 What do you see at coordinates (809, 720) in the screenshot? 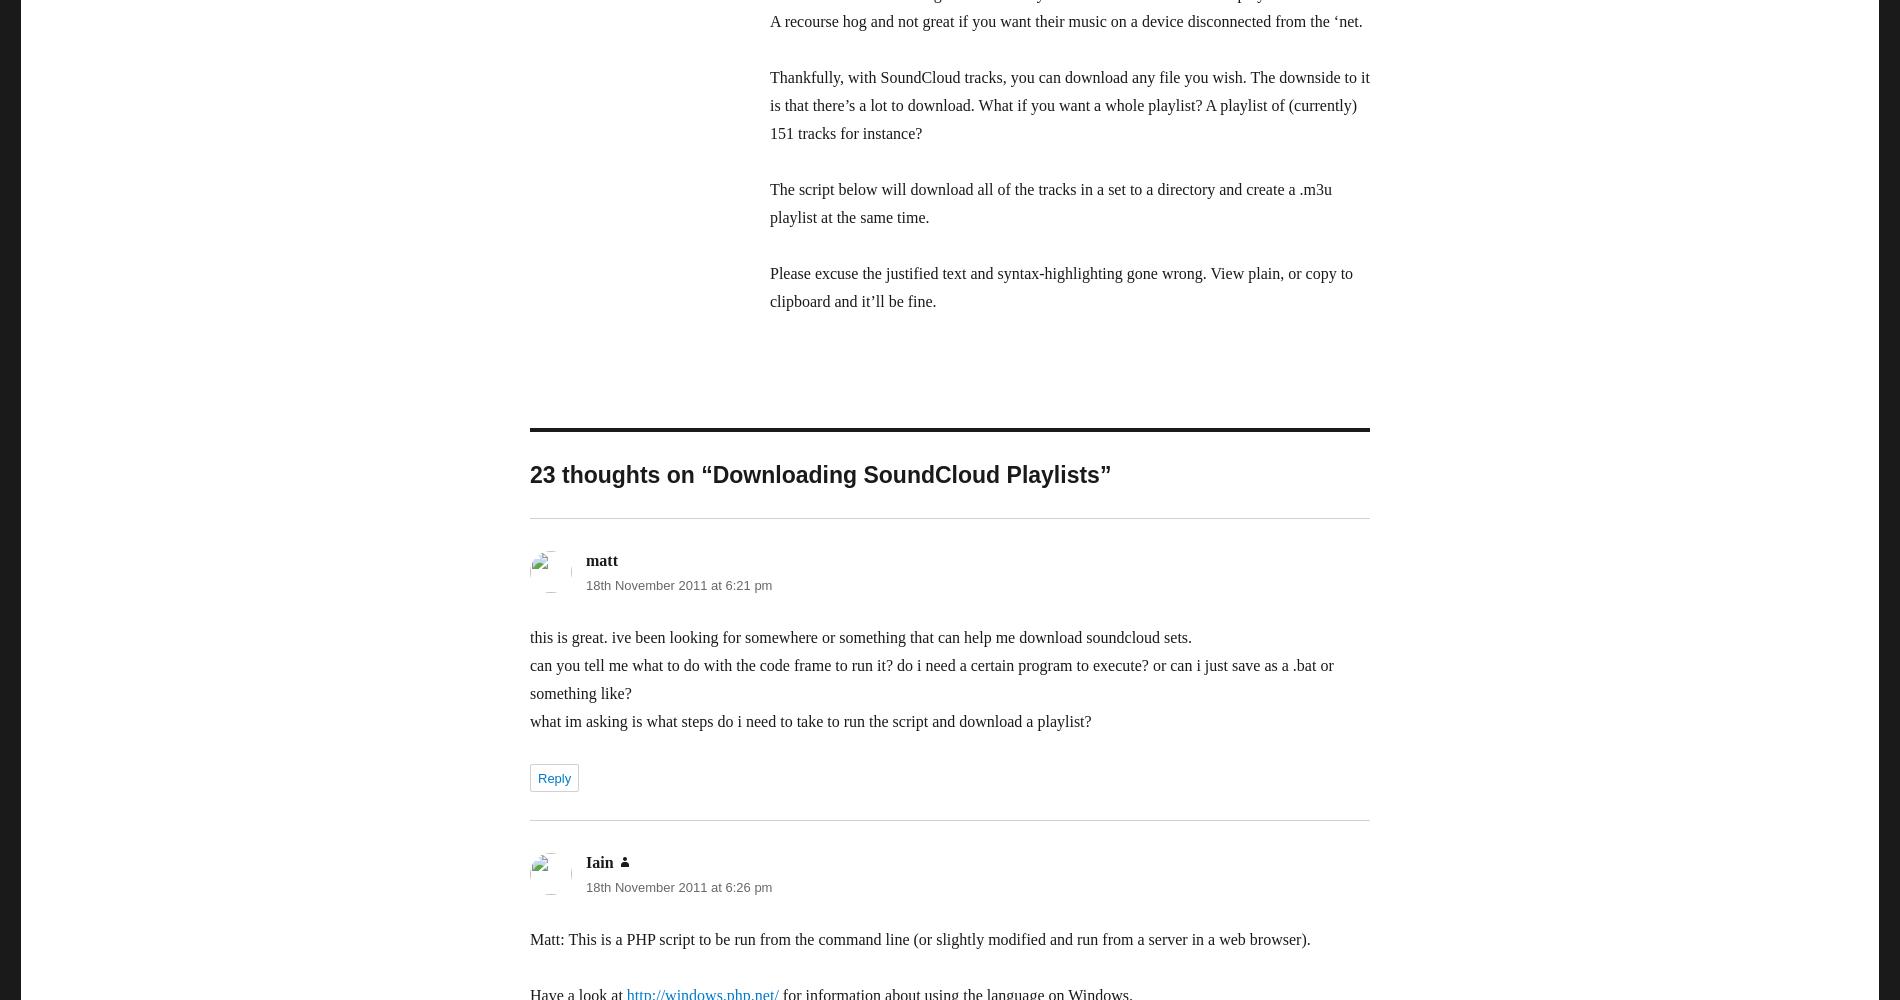
I see `'what im asking is what steps do i need to take to run the script and download a playlist?'` at bounding box center [809, 720].